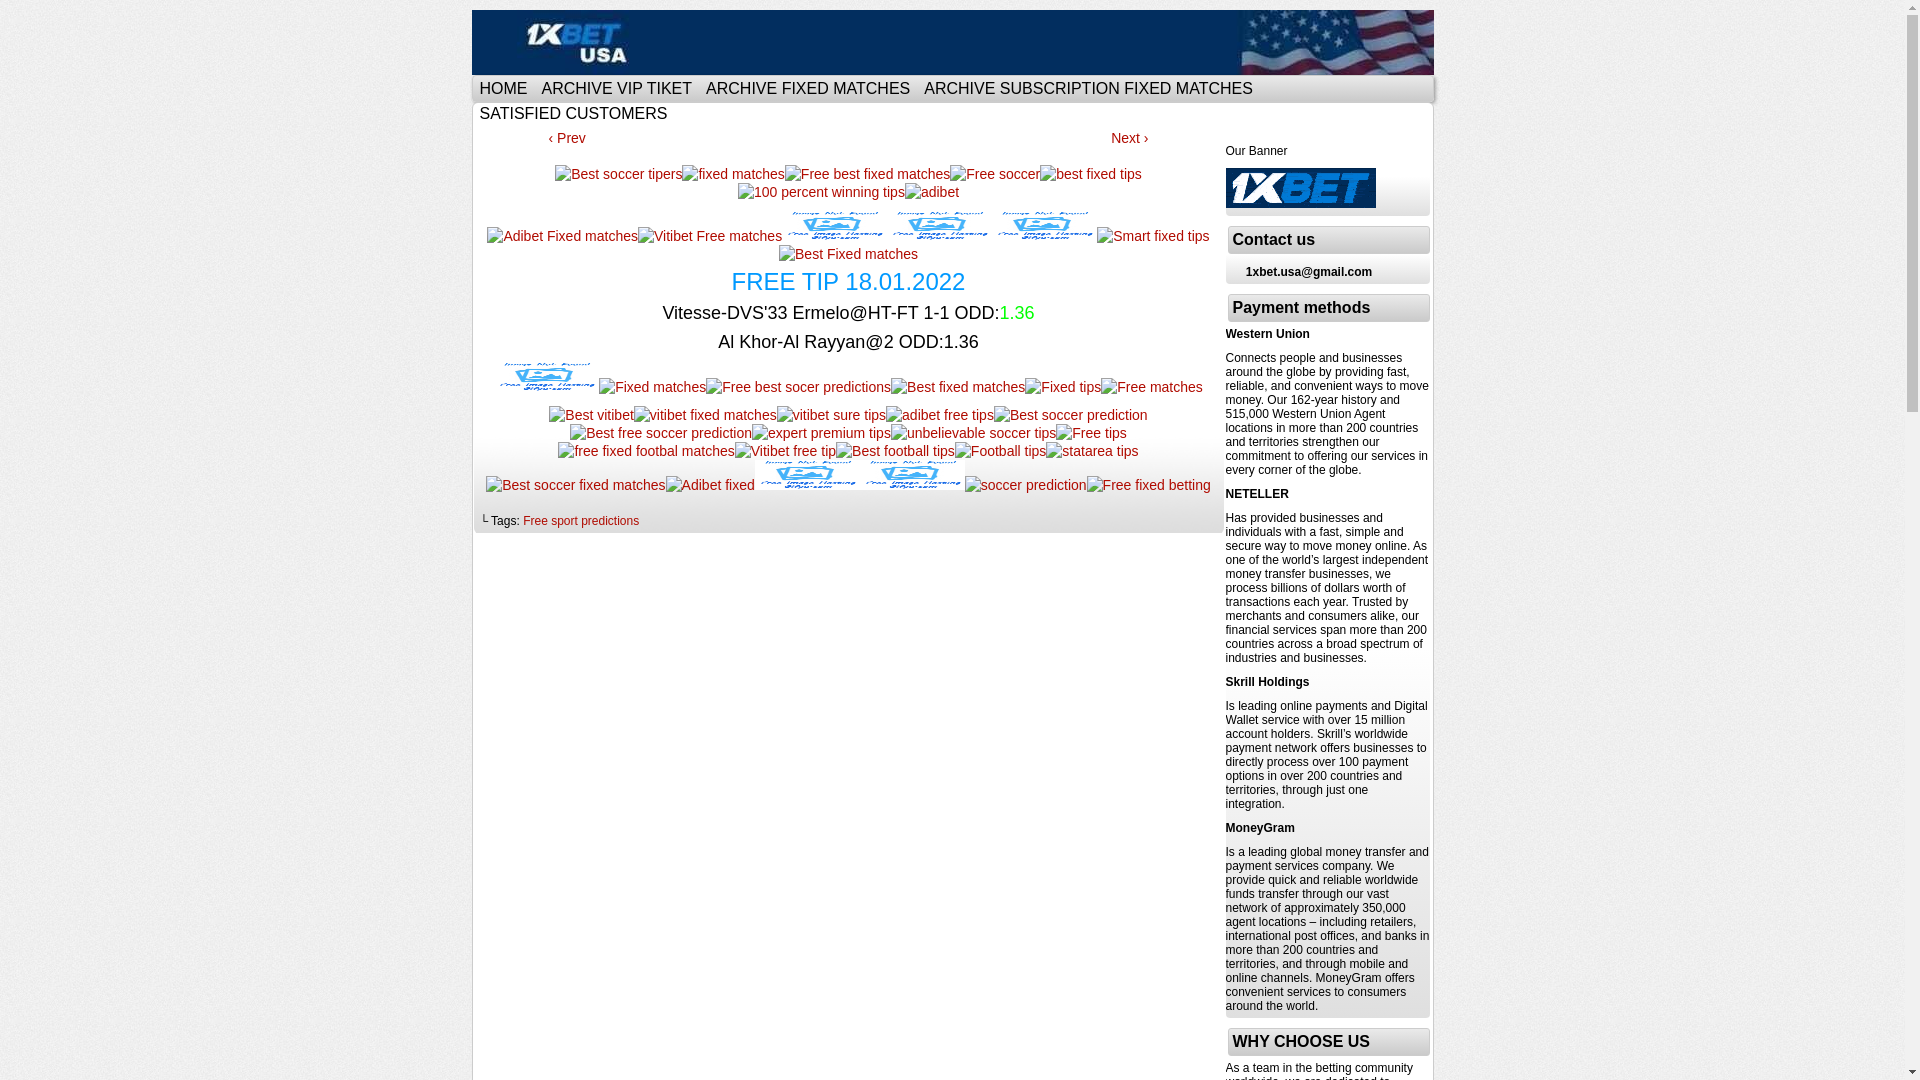 This screenshot has height=1080, width=1920. What do you see at coordinates (807, 87) in the screenshot?
I see `'ARCHIVE FIXED MATCHES'` at bounding box center [807, 87].